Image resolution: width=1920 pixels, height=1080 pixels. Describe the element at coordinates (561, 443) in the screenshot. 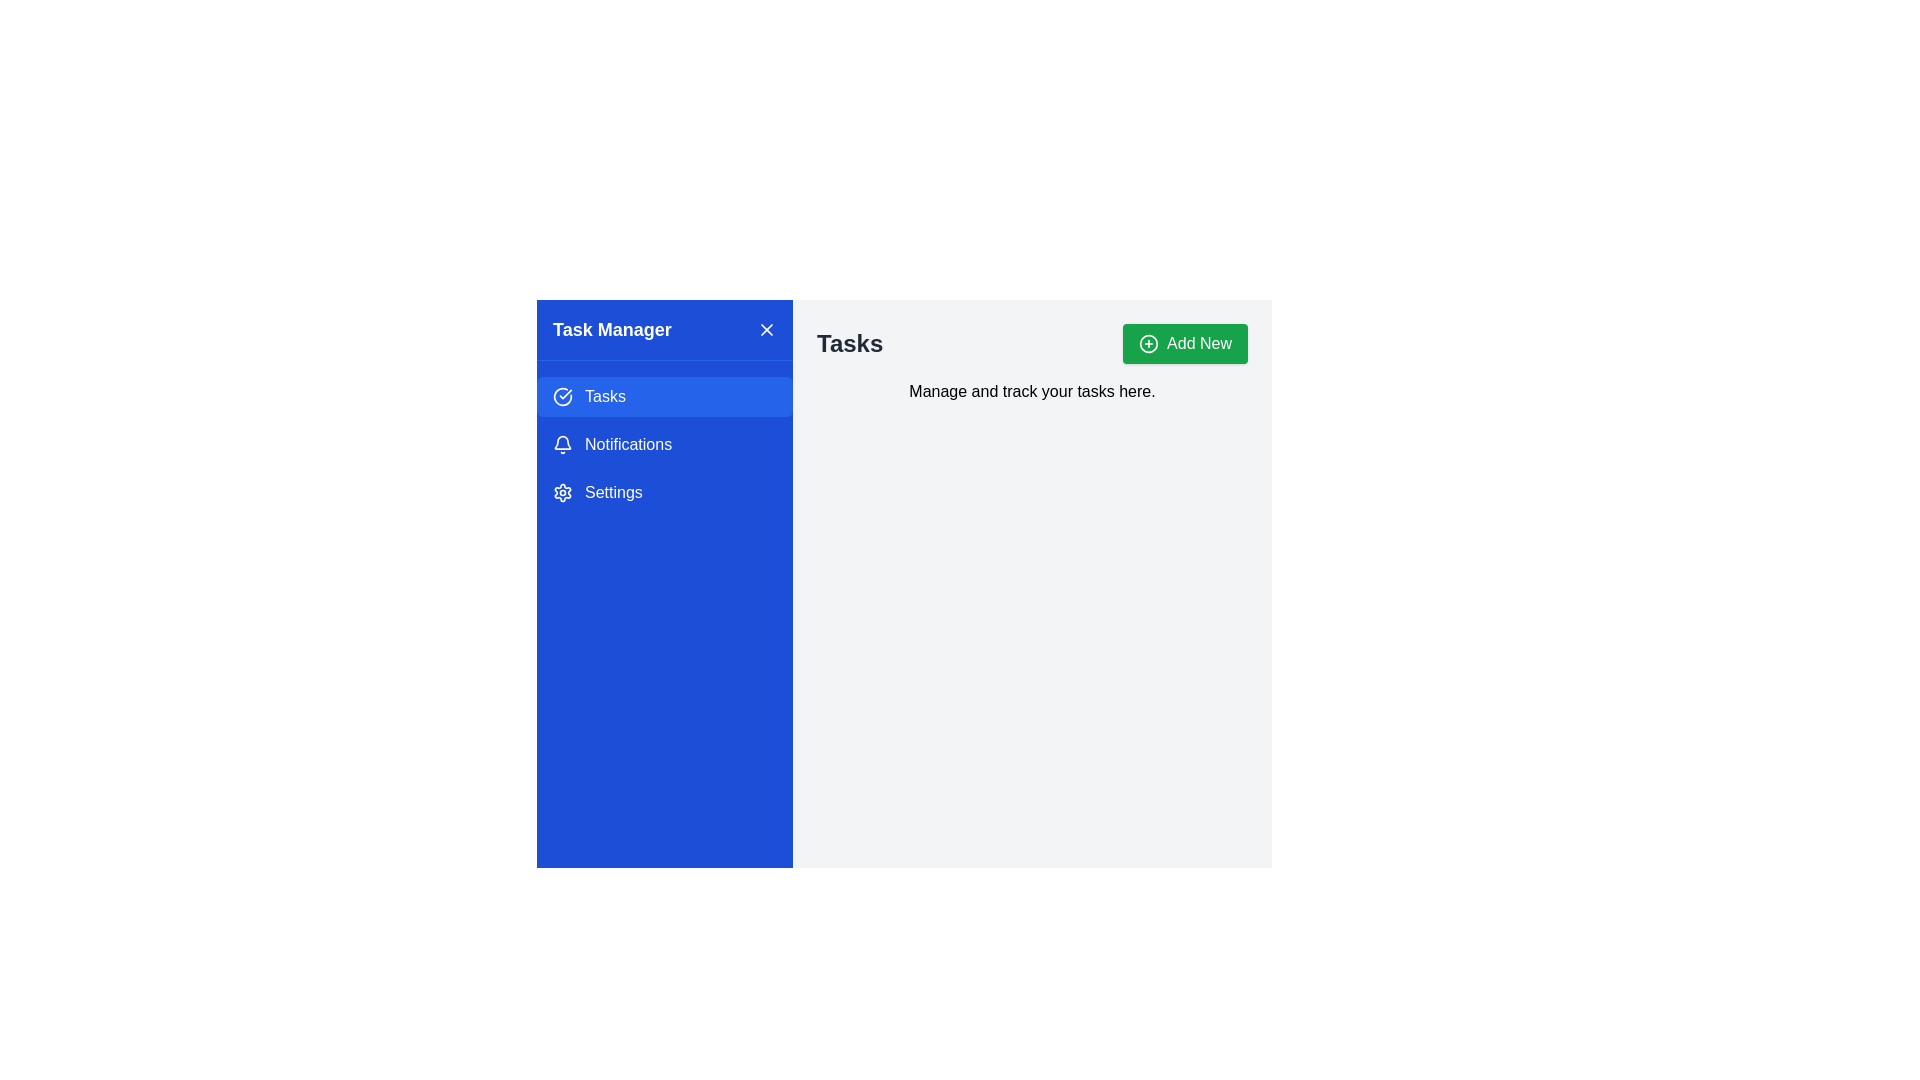

I see `the bell-shaped icon representing the notification indicator` at that location.